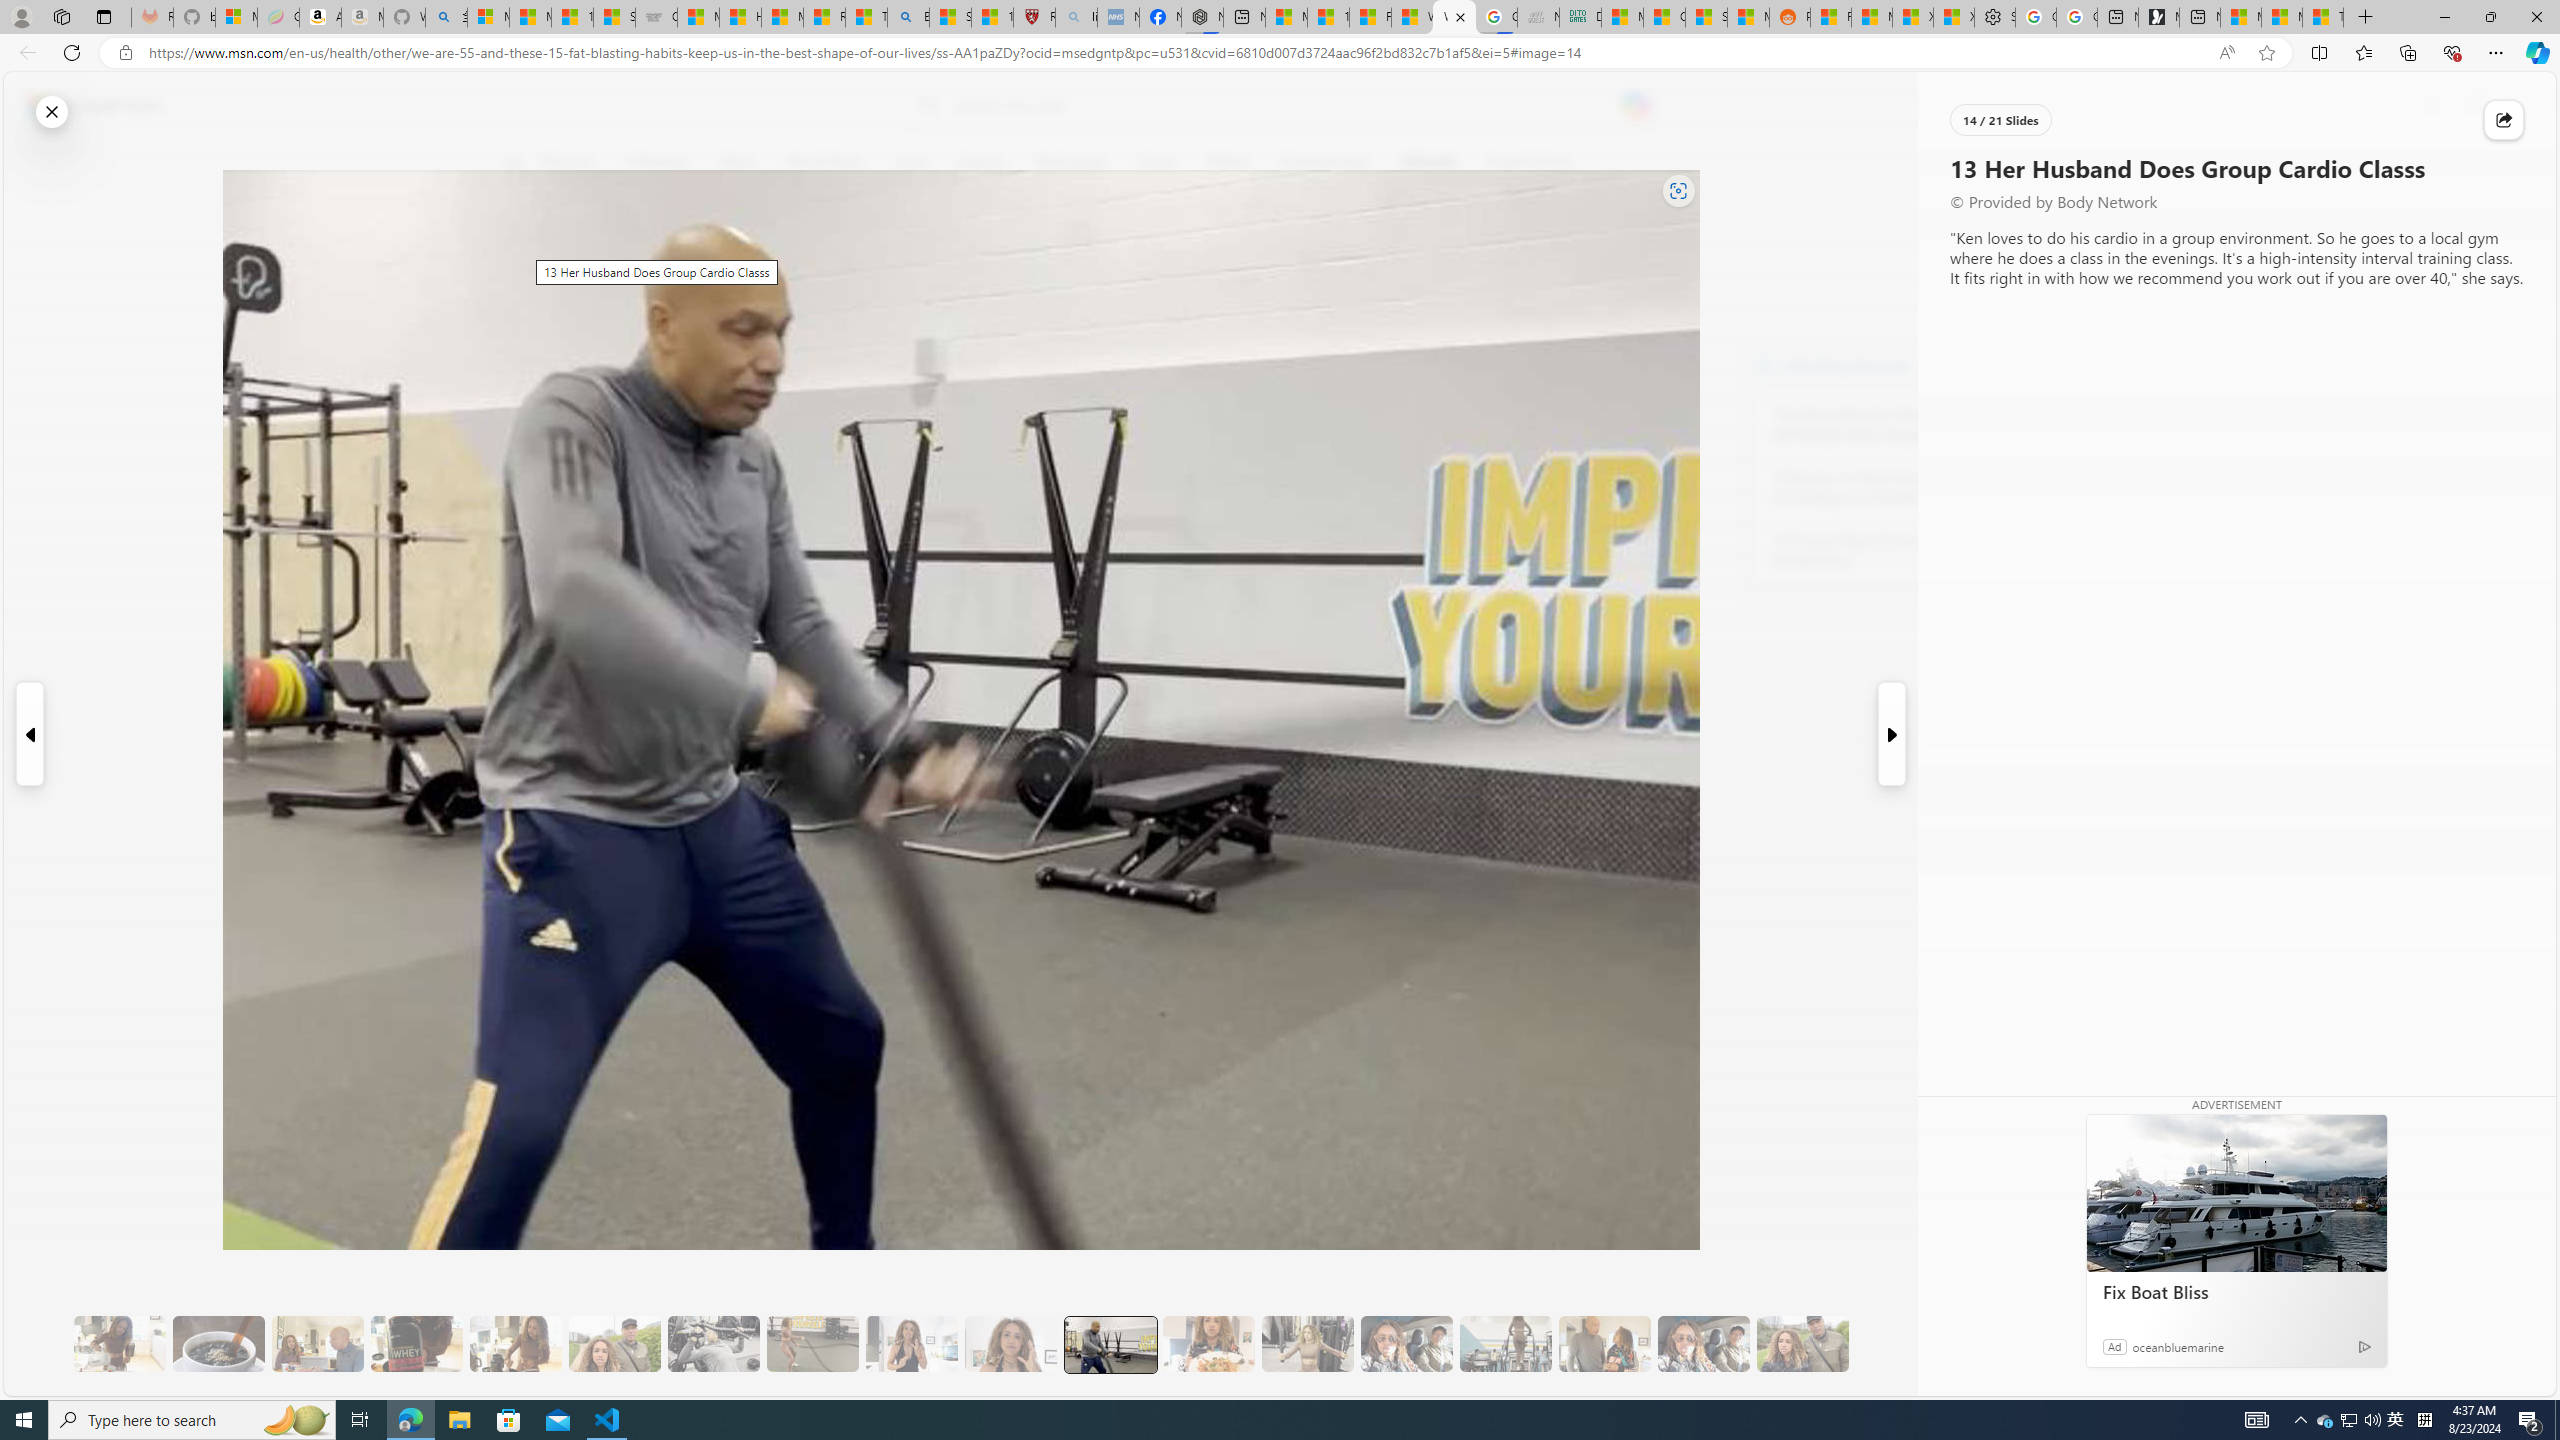 This screenshot has height=1440, width=2560. Describe the element at coordinates (2502, 118) in the screenshot. I see `'Share this story'` at that location.